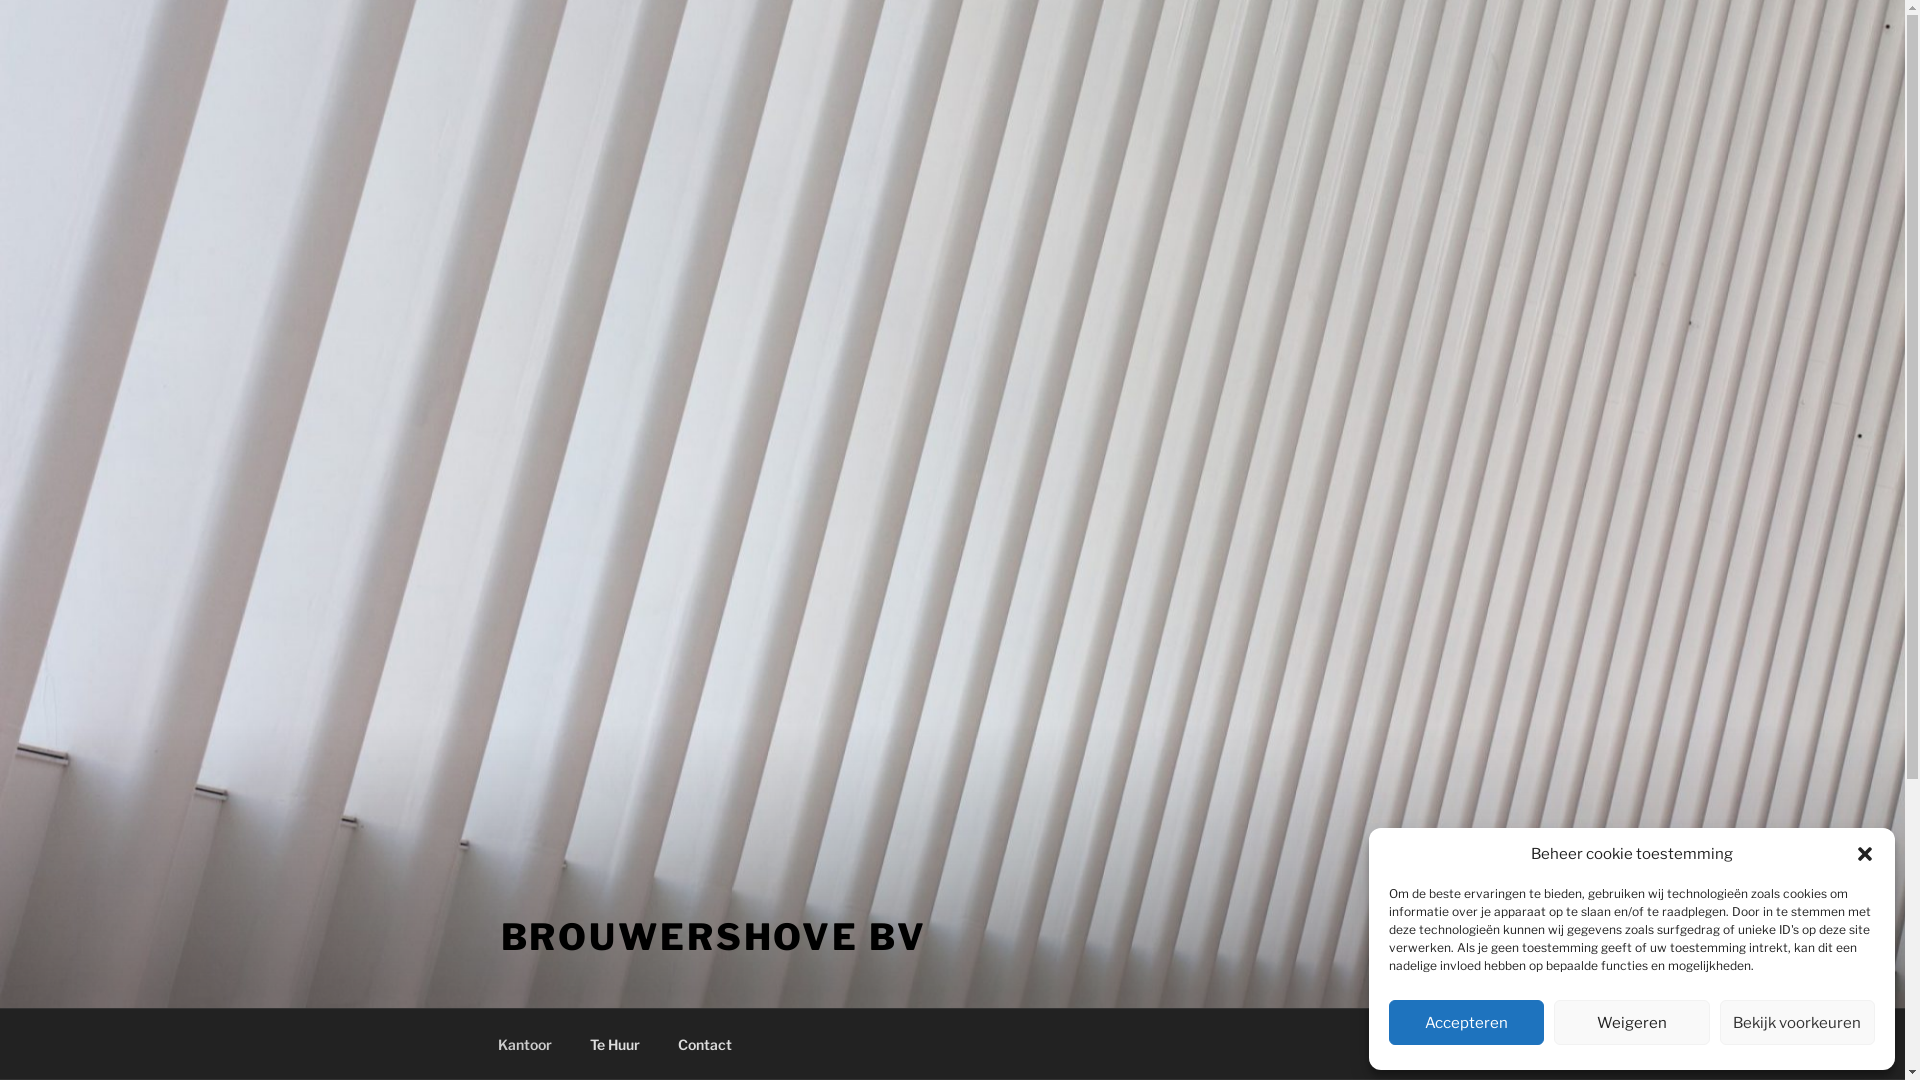  What do you see at coordinates (613, 1043) in the screenshot?
I see `'Te Huur'` at bounding box center [613, 1043].